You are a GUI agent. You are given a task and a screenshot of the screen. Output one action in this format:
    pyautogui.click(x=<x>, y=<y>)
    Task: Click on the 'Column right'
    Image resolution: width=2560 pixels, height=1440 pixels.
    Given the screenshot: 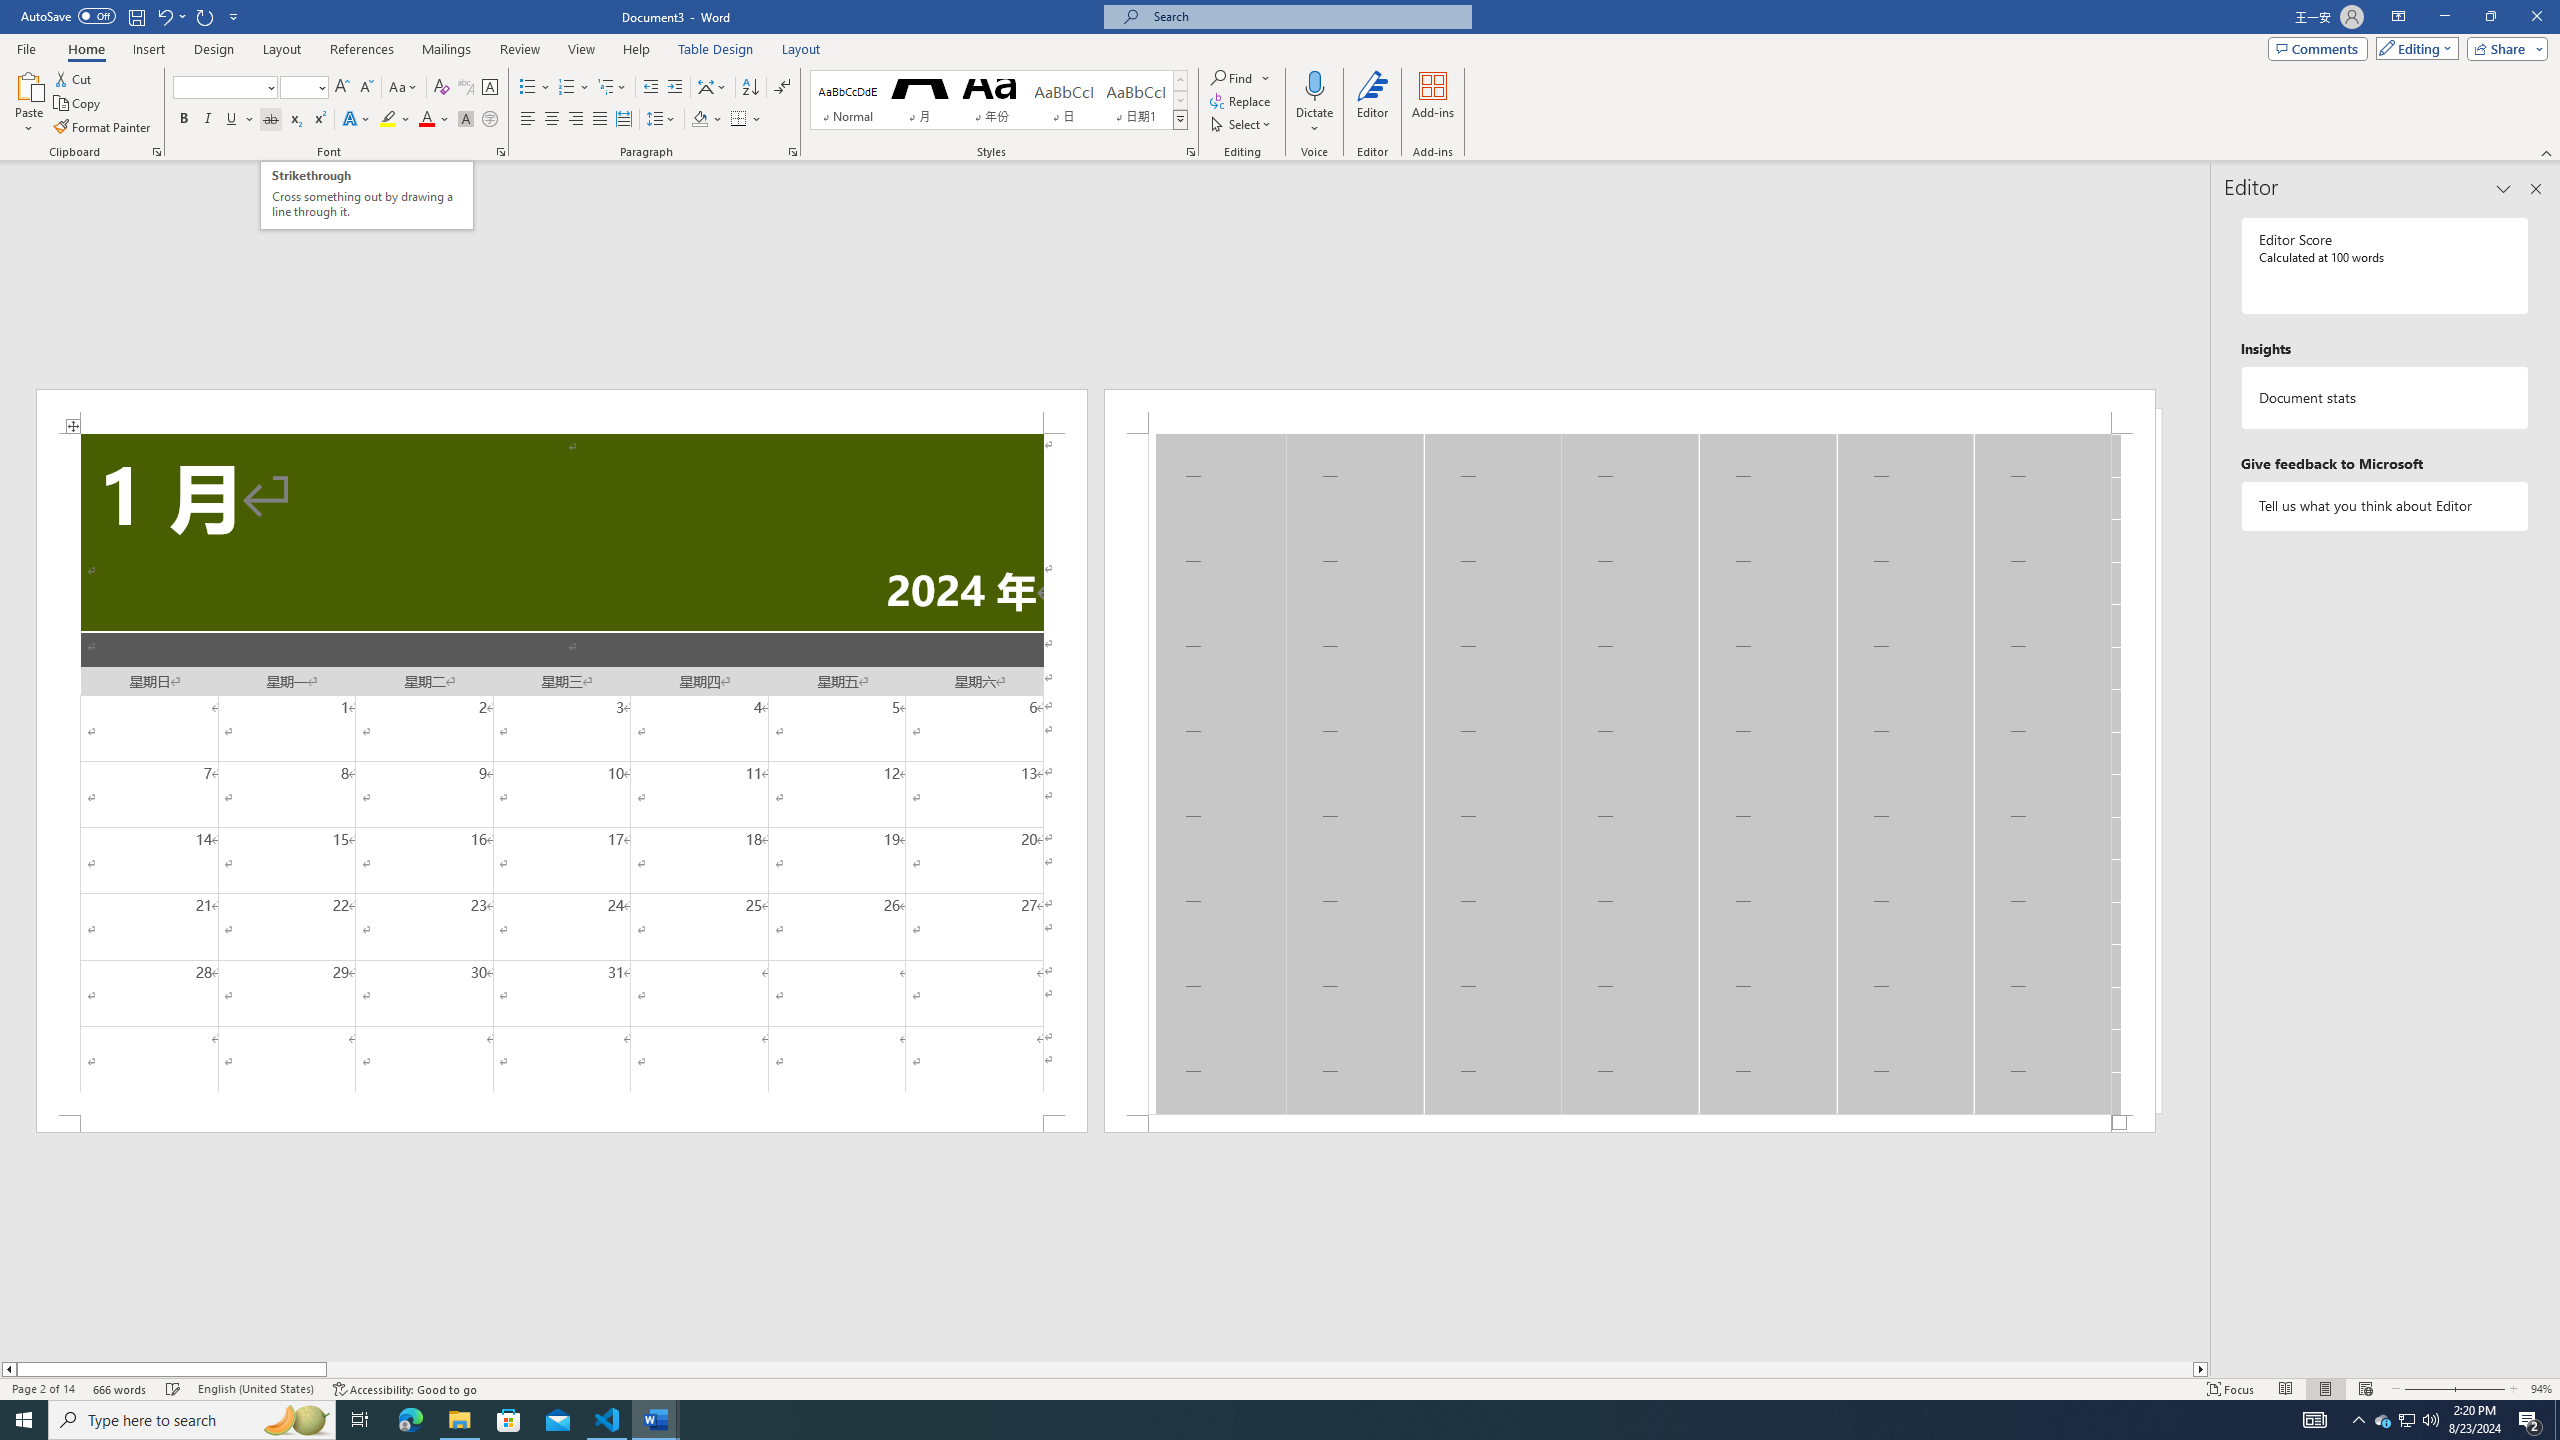 What is the action you would take?
    pyautogui.click(x=2201, y=1368)
    